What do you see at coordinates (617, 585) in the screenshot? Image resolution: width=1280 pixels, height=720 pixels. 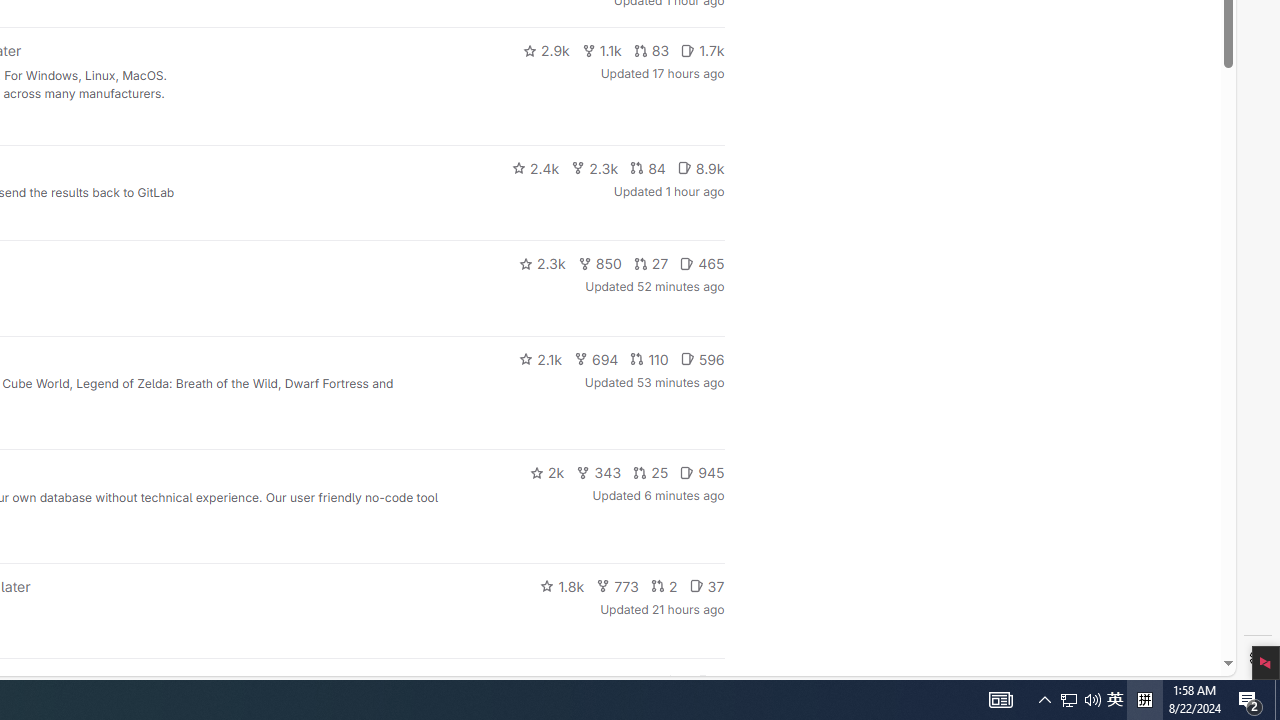 I see `'773'` at bounding box center [617, 585].